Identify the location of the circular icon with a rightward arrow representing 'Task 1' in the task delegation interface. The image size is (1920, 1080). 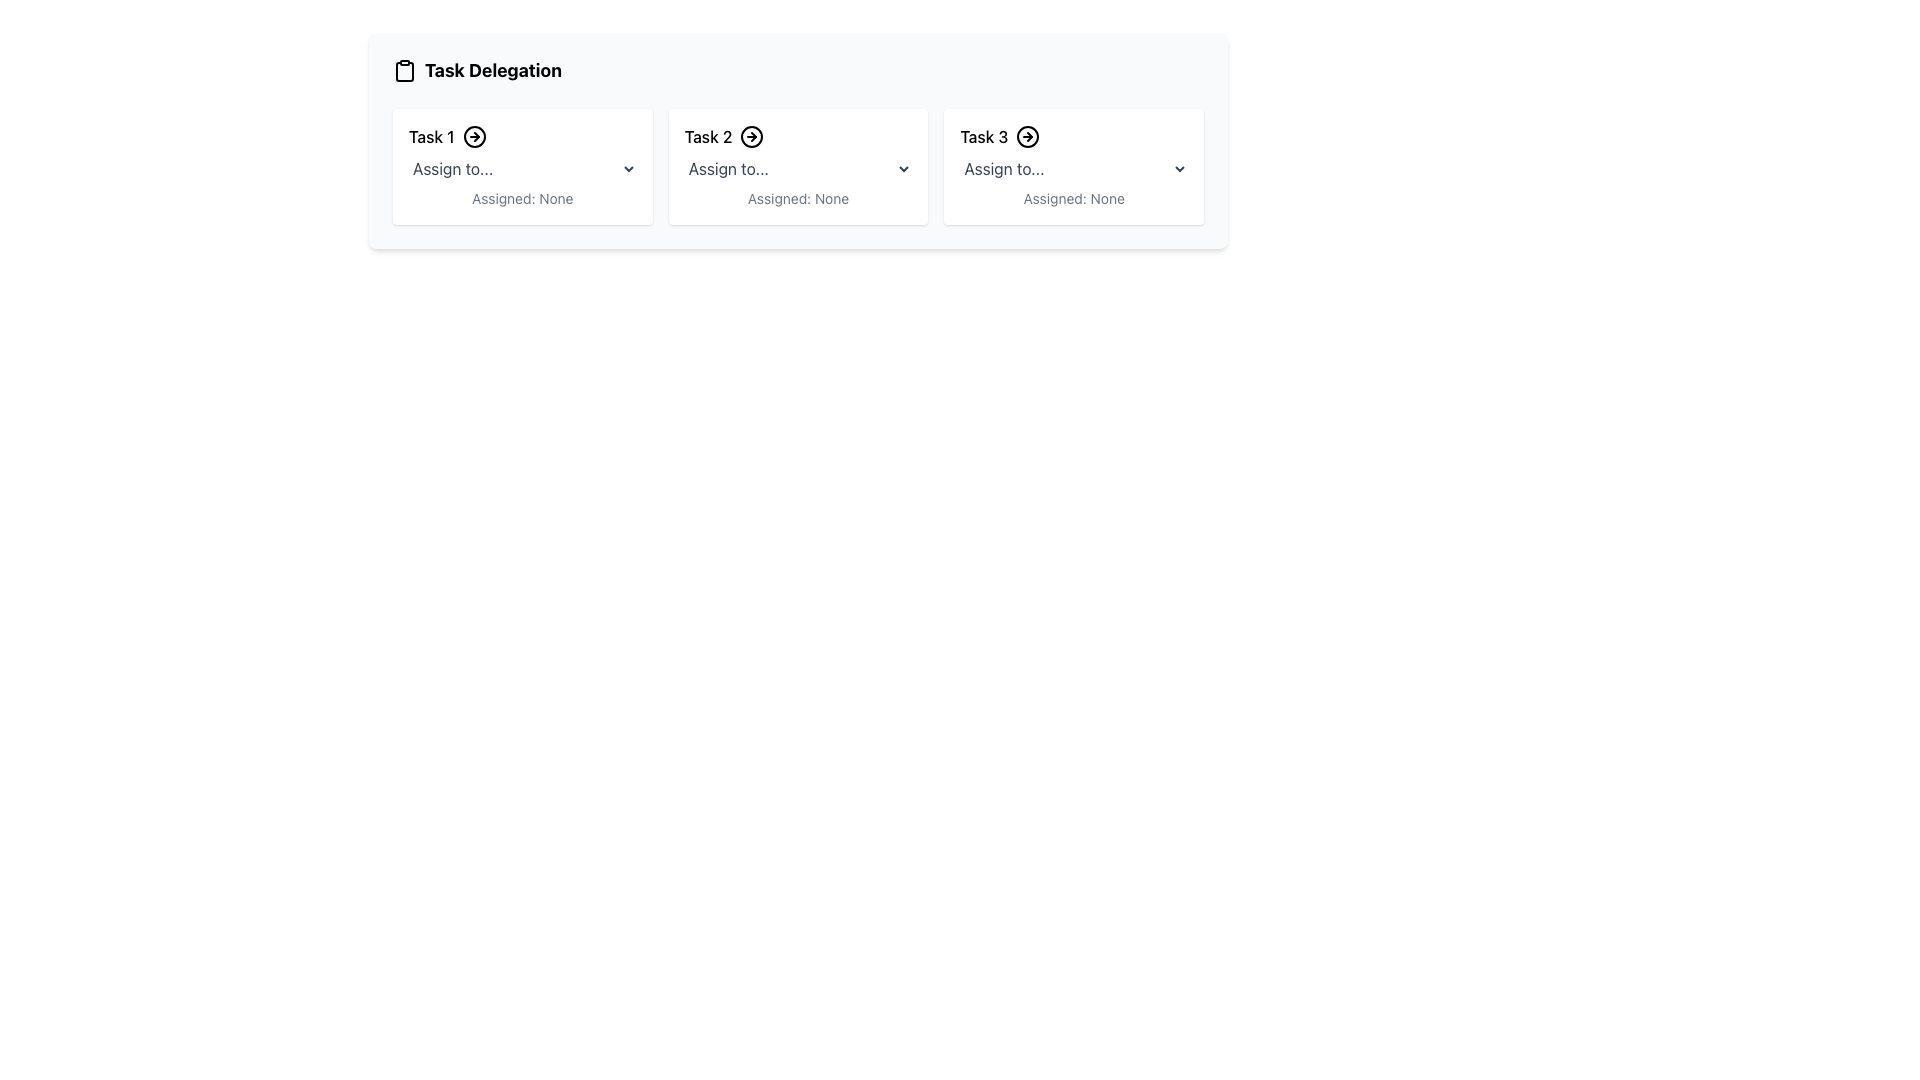
(473, 136).